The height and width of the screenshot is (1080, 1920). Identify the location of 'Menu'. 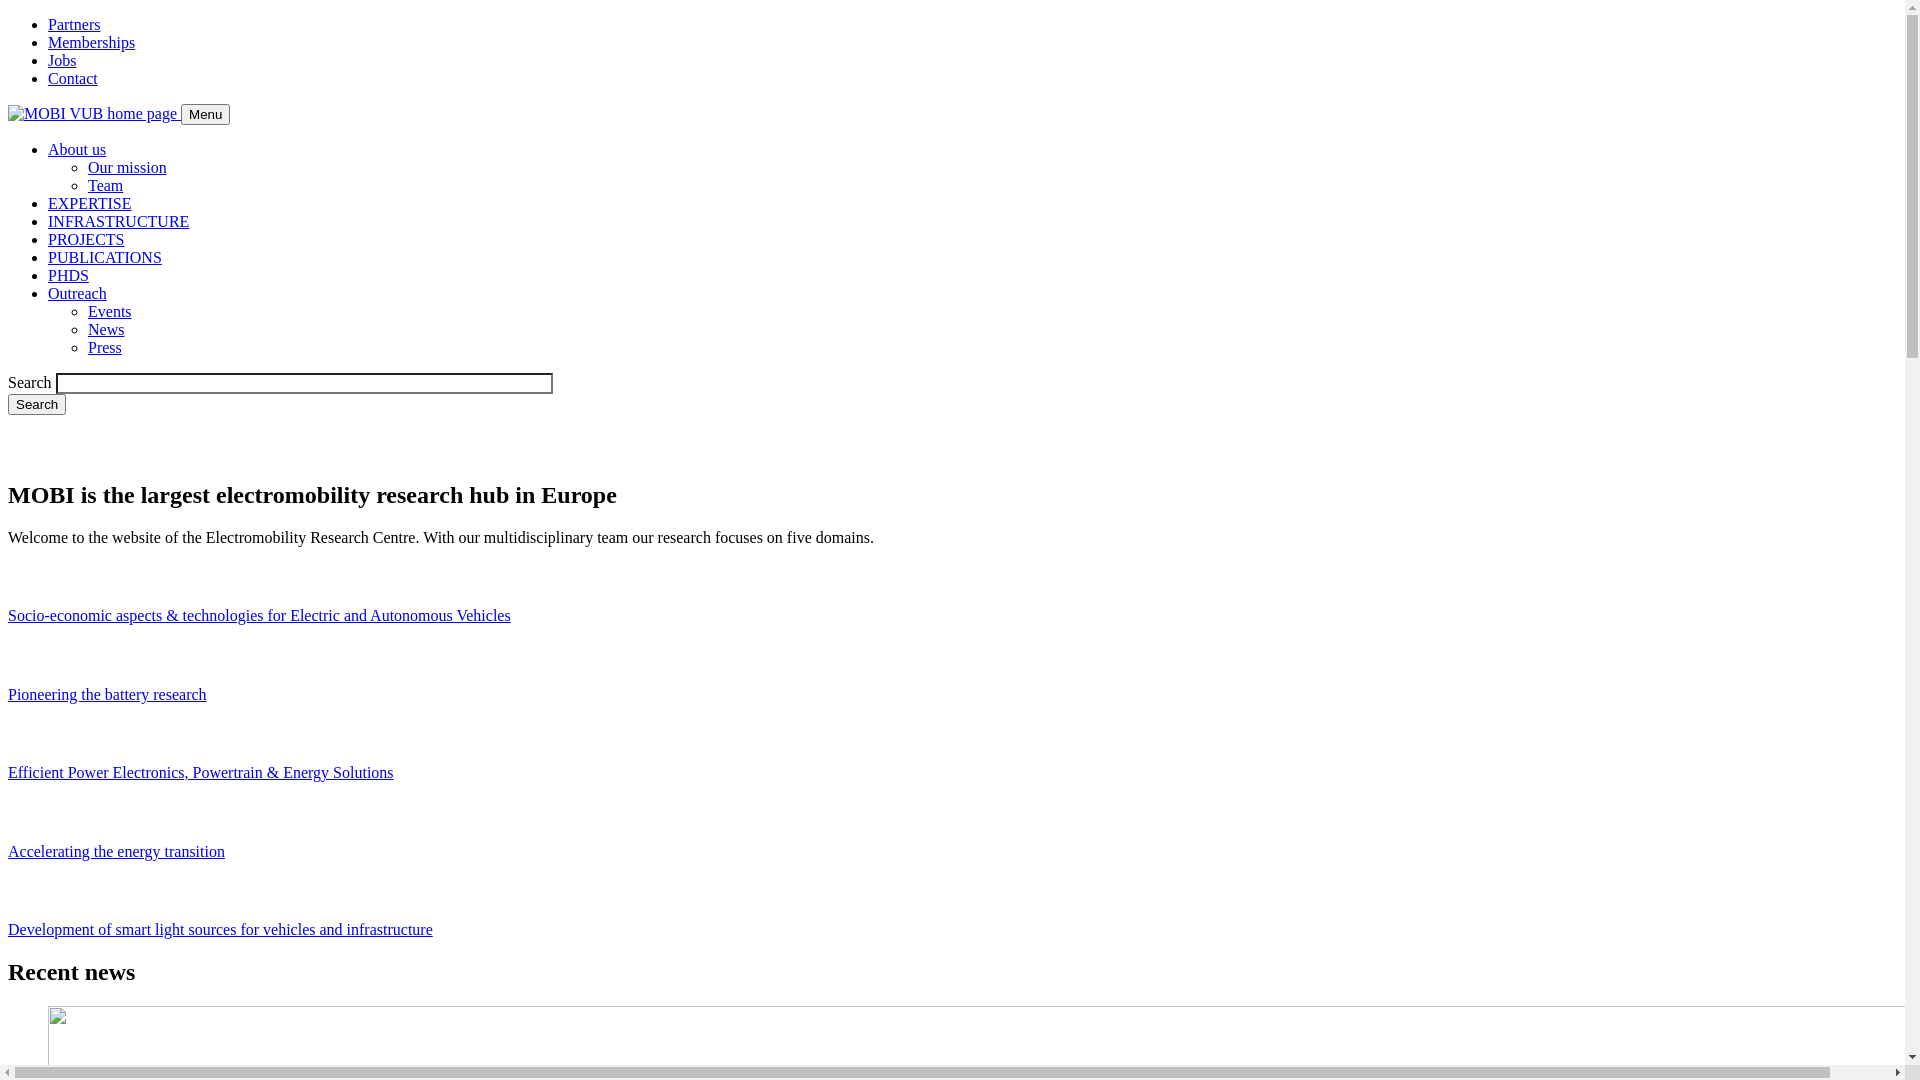
(181, 114).